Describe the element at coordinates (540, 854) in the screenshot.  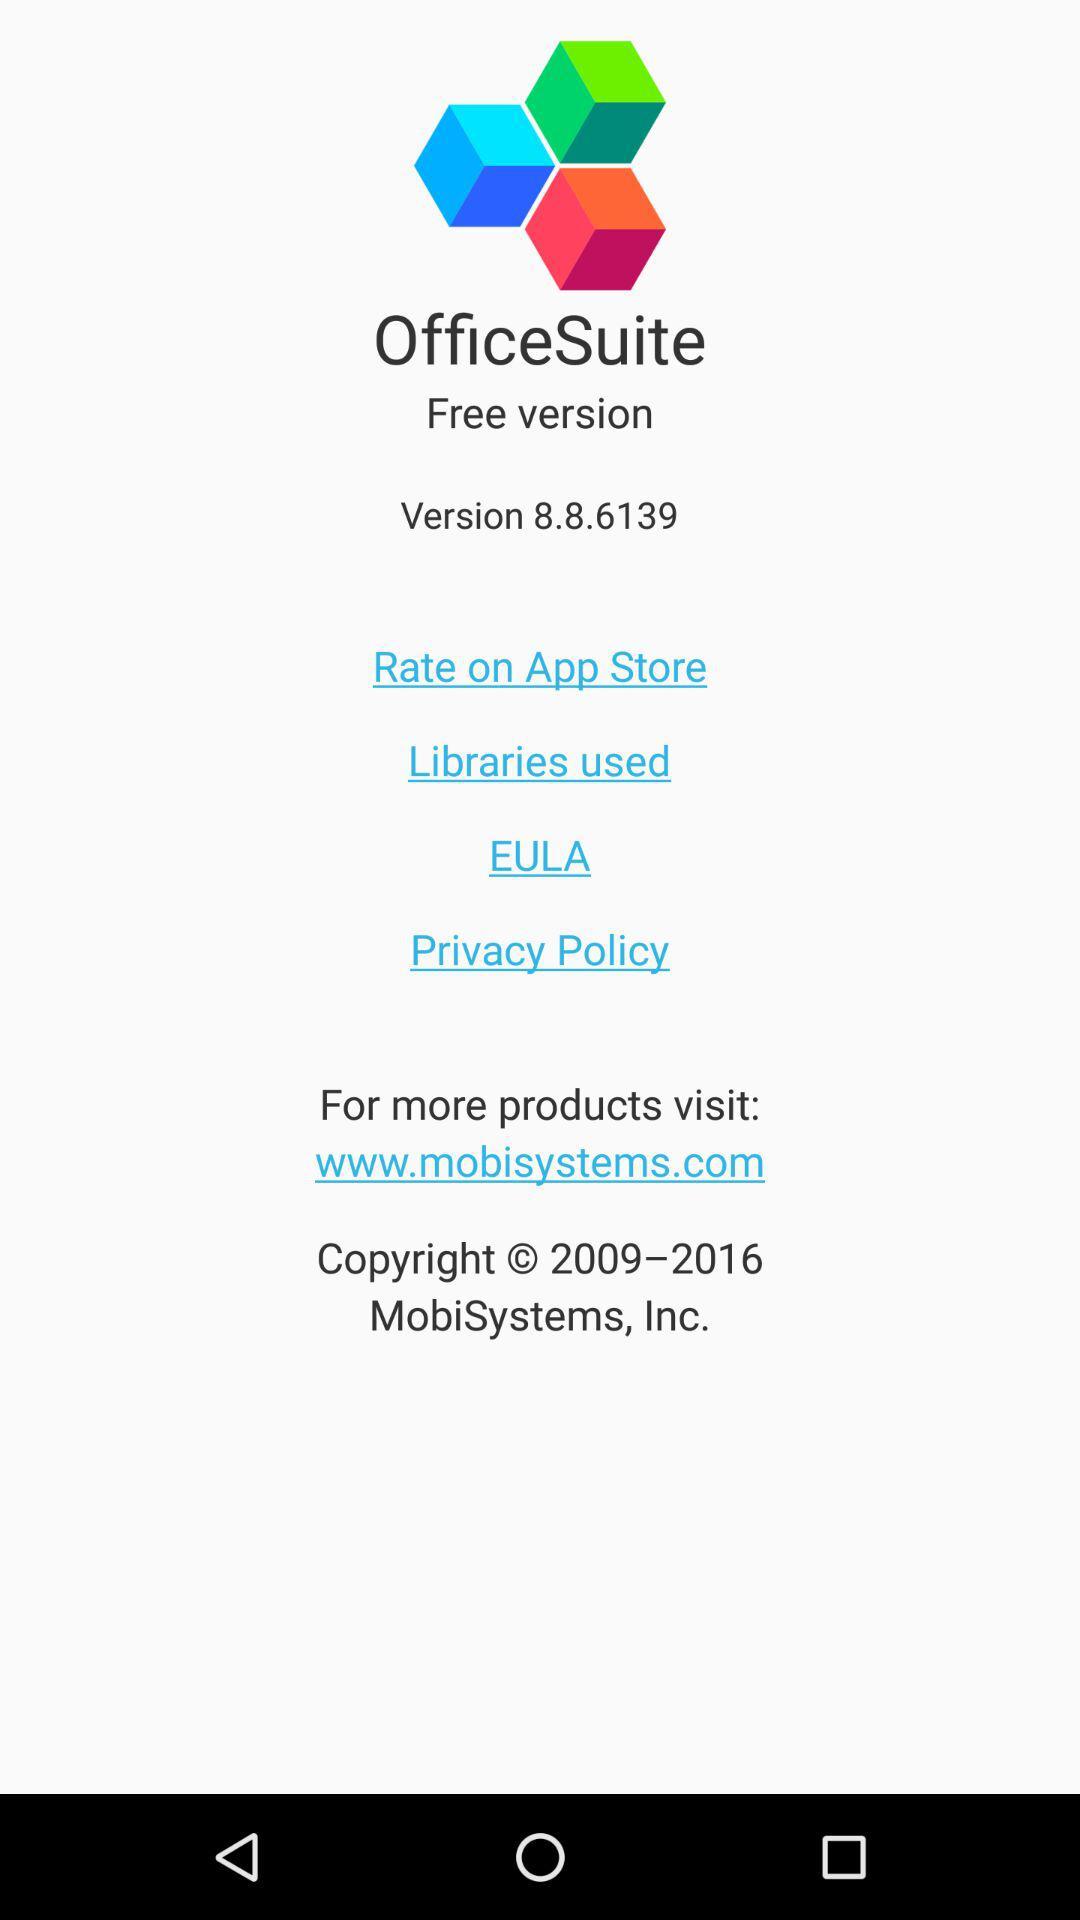
I see `the item below the libraries used icon` at that location.